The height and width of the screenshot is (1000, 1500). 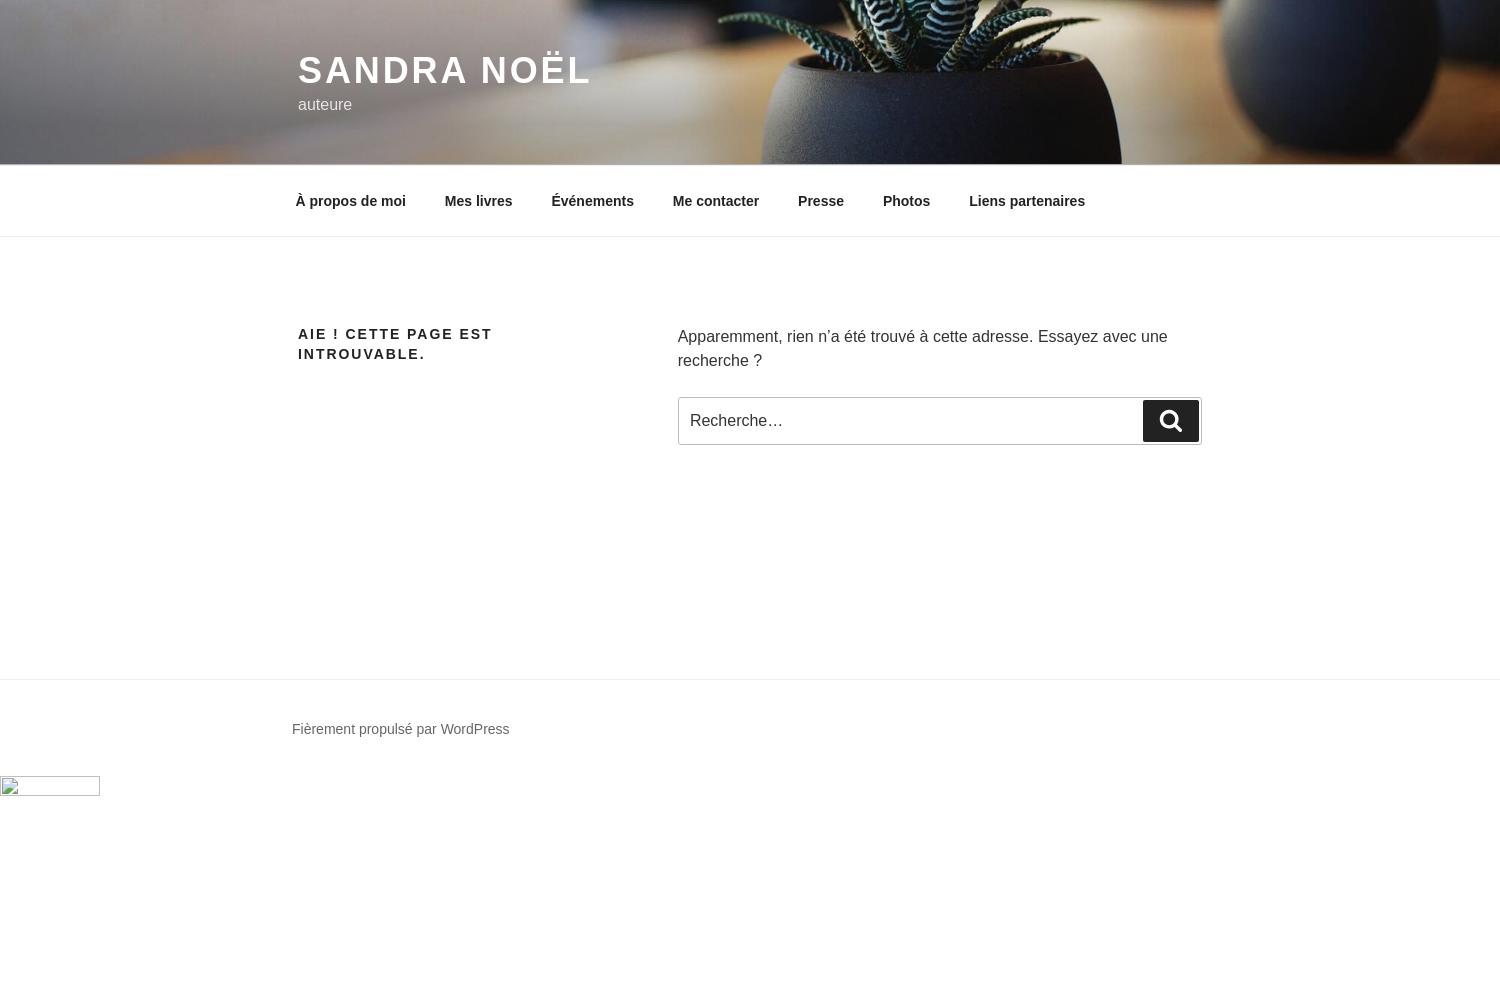 I want to click on 'Fièrement propulsé par WordPress', so click(x=292, y=728).